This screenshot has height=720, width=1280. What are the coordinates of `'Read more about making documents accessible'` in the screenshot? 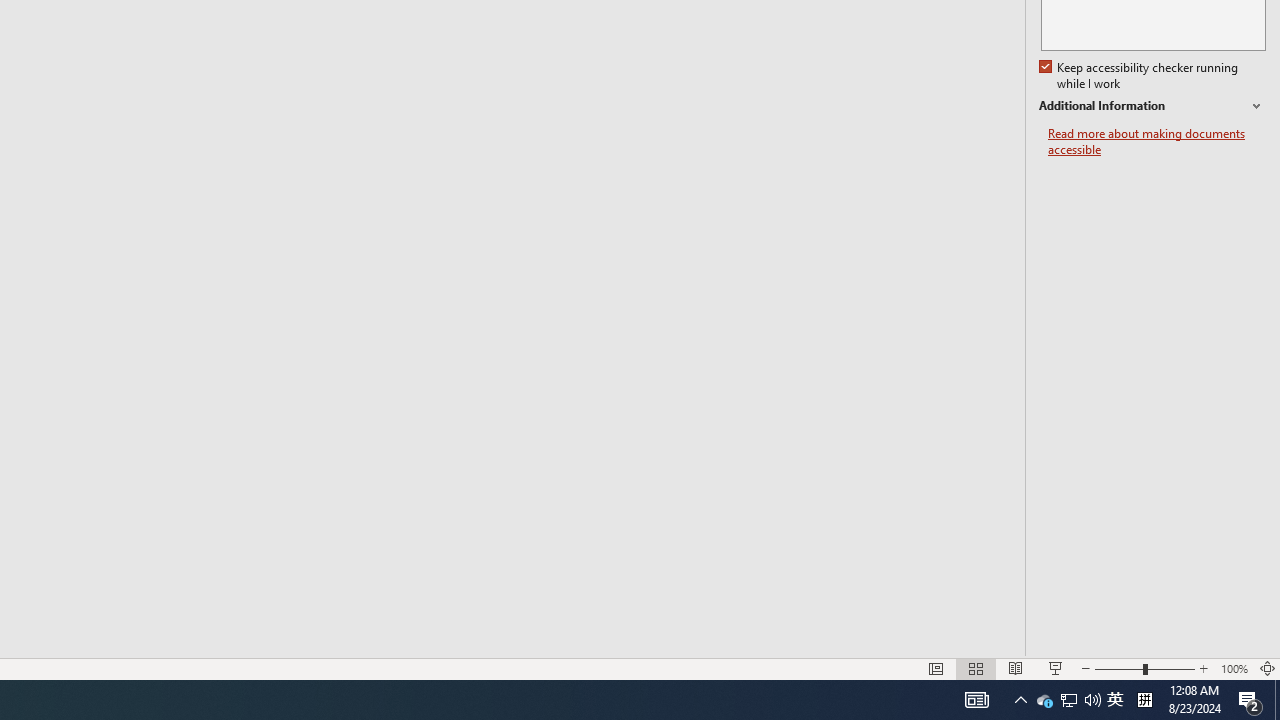 It's located at (1157, 141).